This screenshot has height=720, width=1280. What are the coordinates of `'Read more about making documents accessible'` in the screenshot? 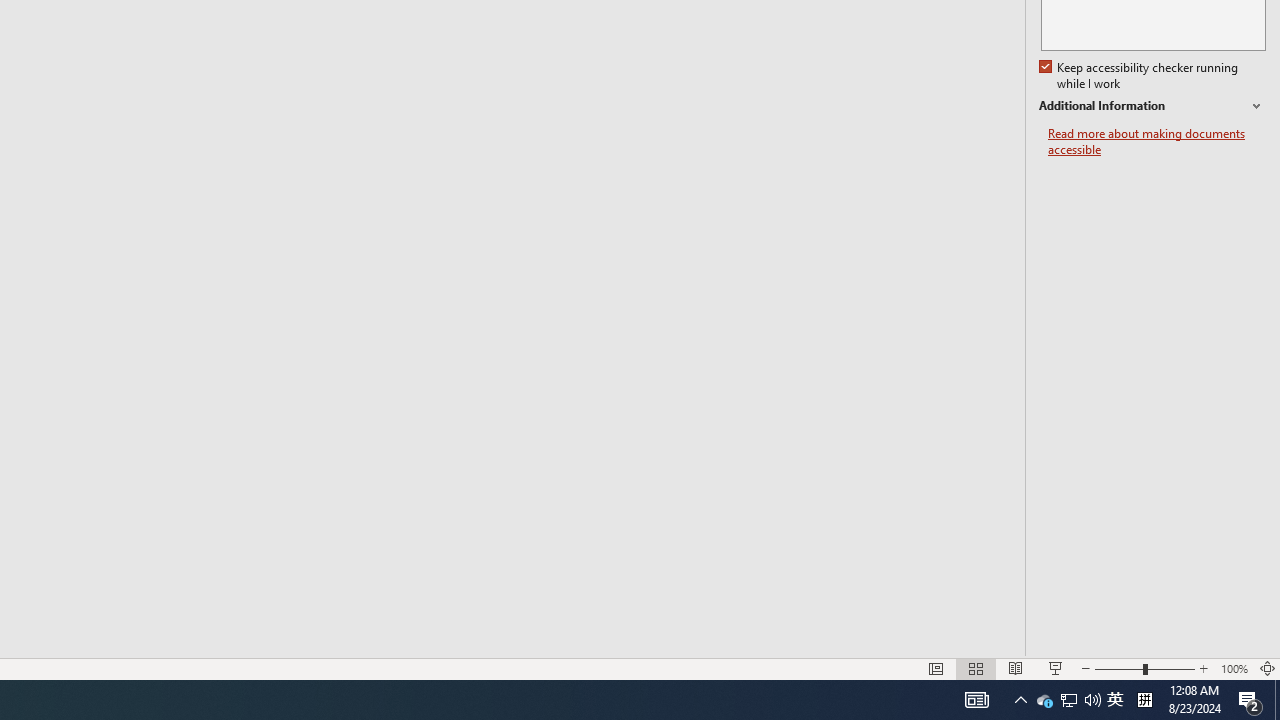 It's located at (1157, 141).